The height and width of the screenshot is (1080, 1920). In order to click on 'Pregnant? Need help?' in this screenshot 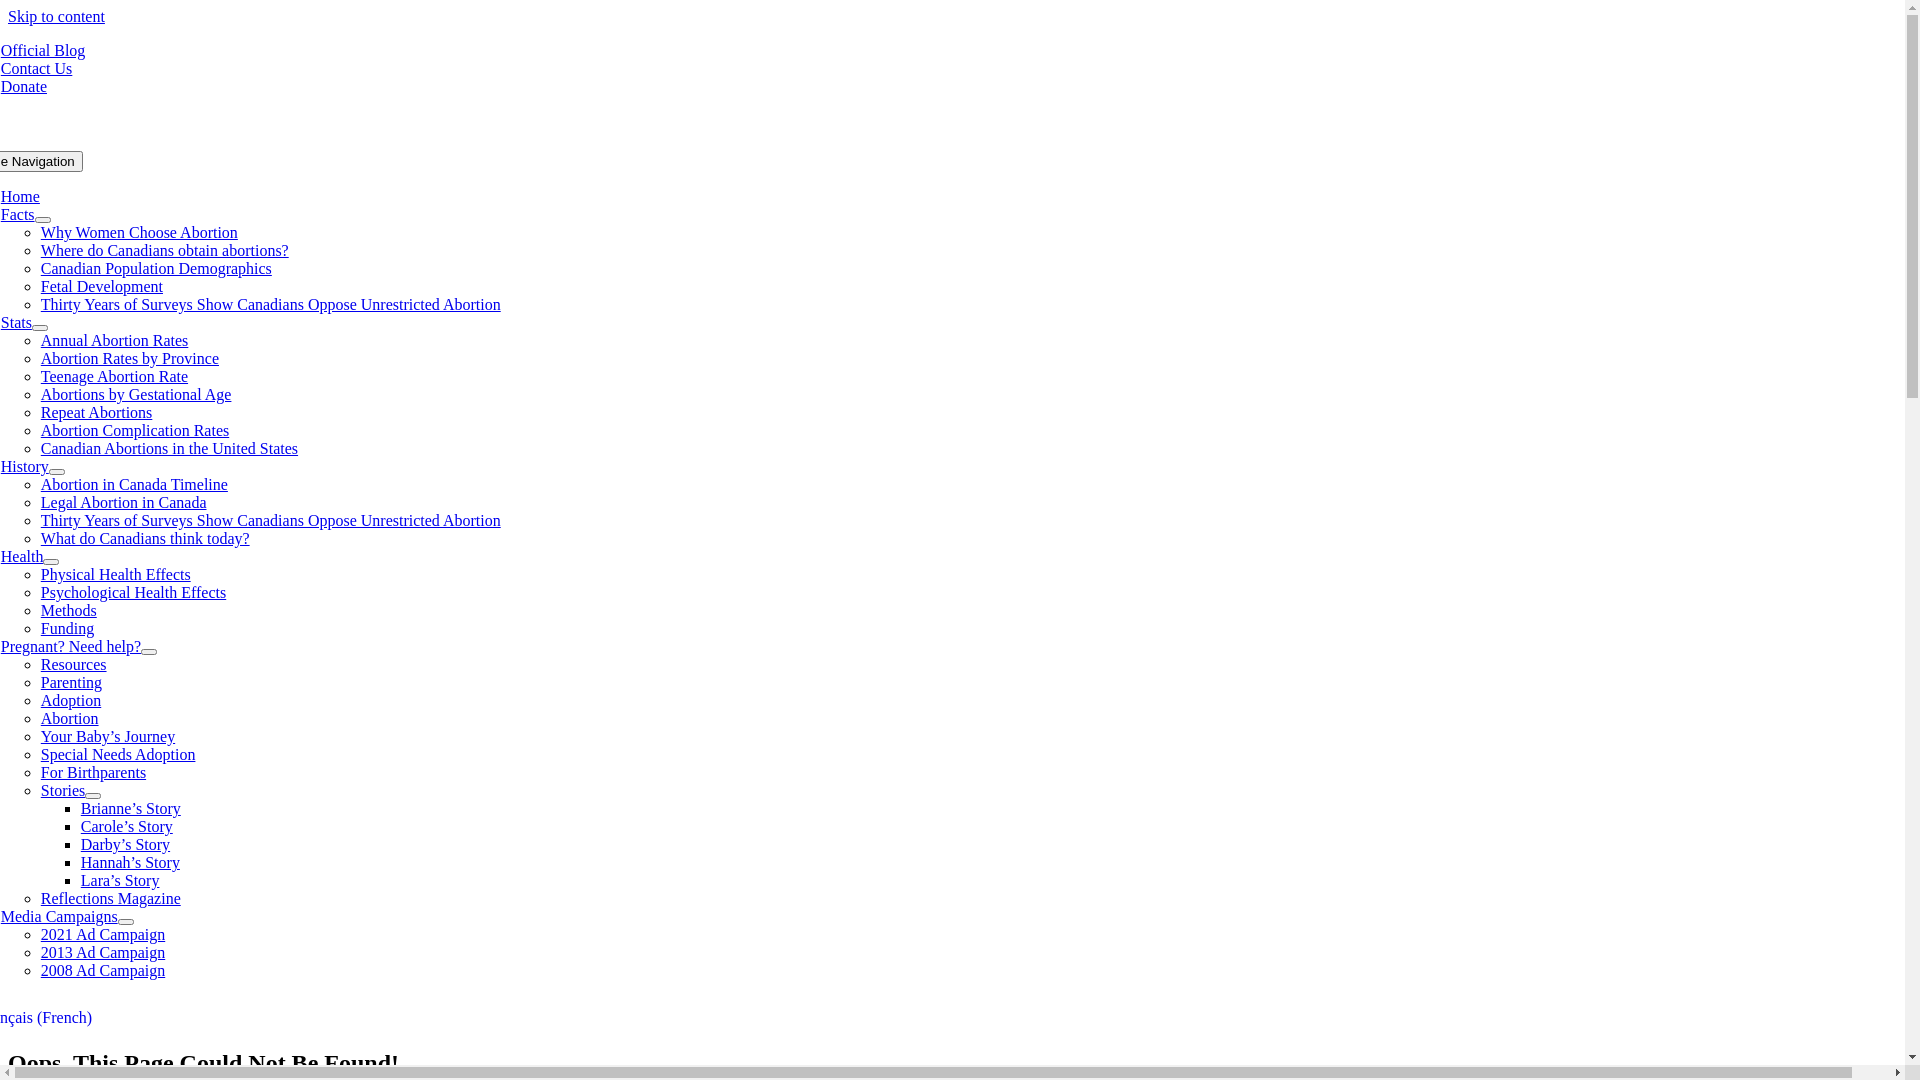, I will do `click(71, 646)`.